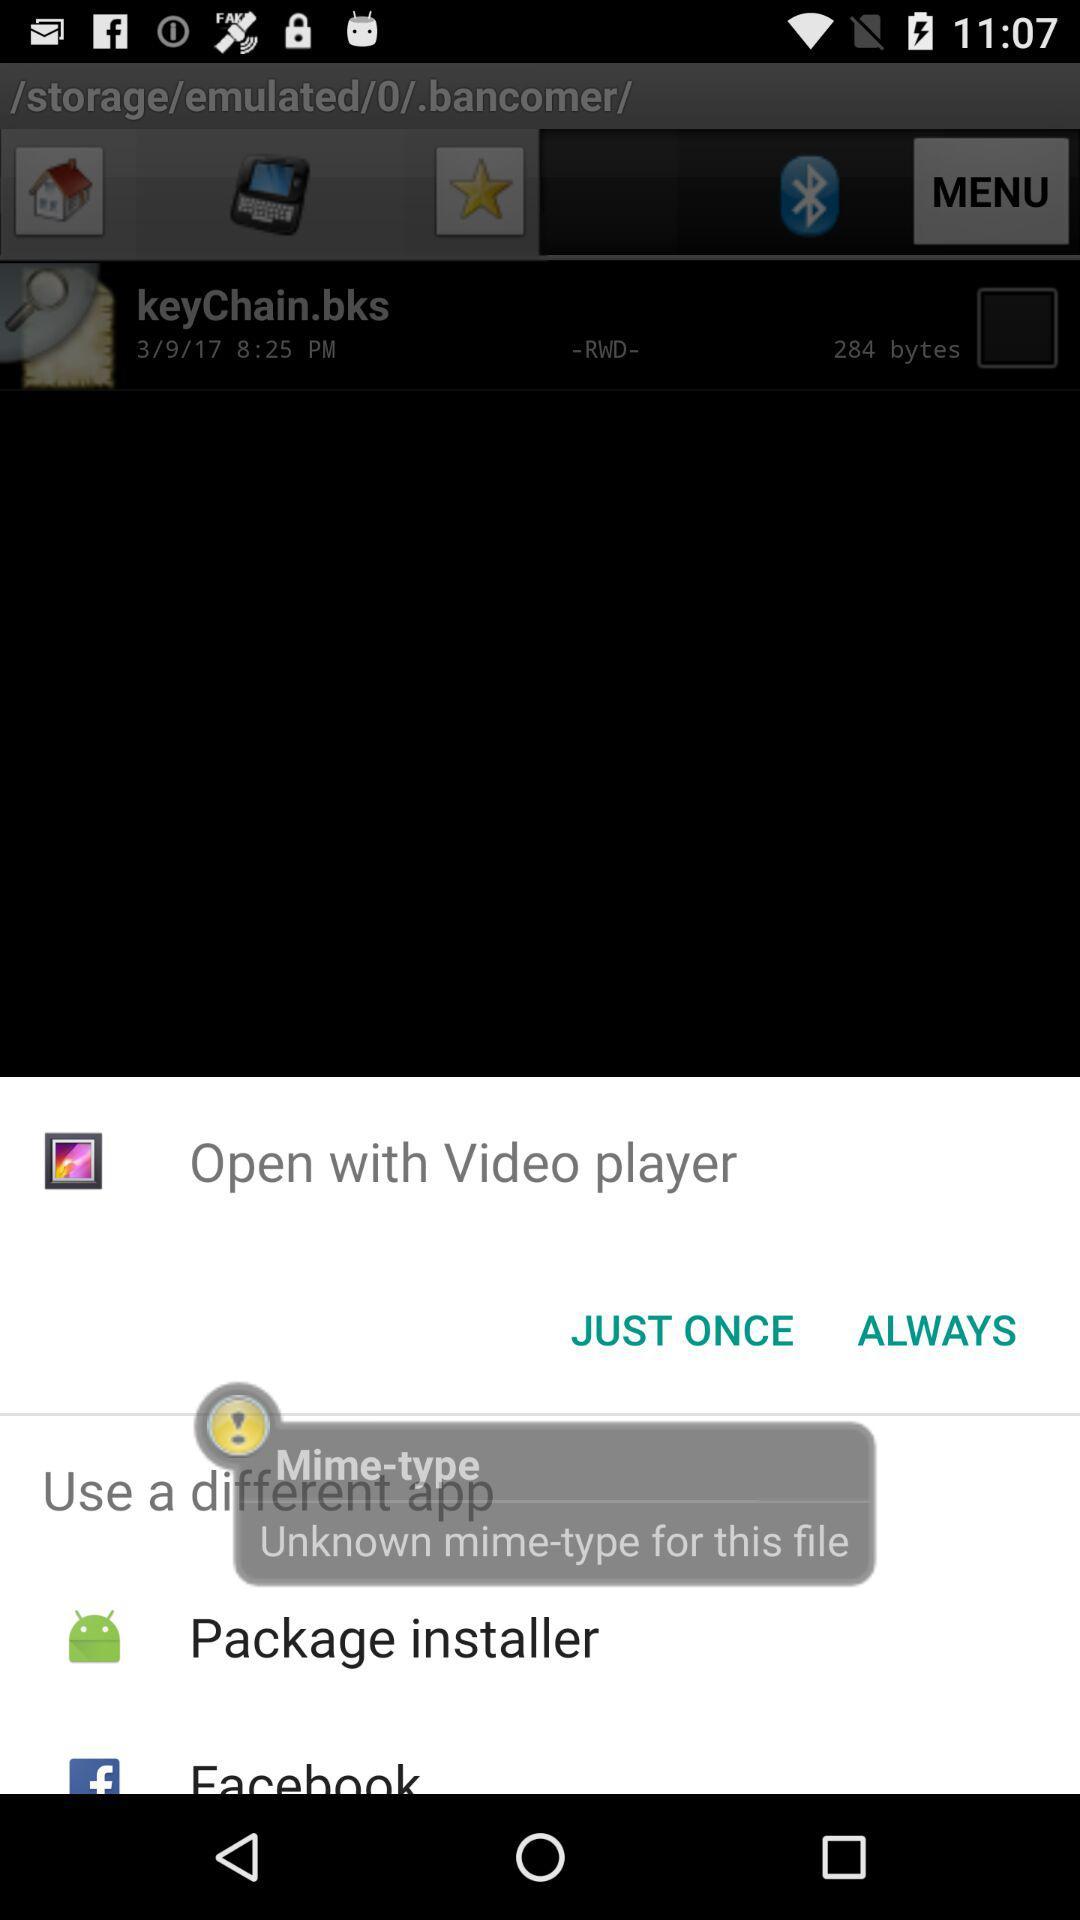  Describe the element at coordinates (937, 1329) in the screenshot. I see `button at the bottom right corner` at that location.